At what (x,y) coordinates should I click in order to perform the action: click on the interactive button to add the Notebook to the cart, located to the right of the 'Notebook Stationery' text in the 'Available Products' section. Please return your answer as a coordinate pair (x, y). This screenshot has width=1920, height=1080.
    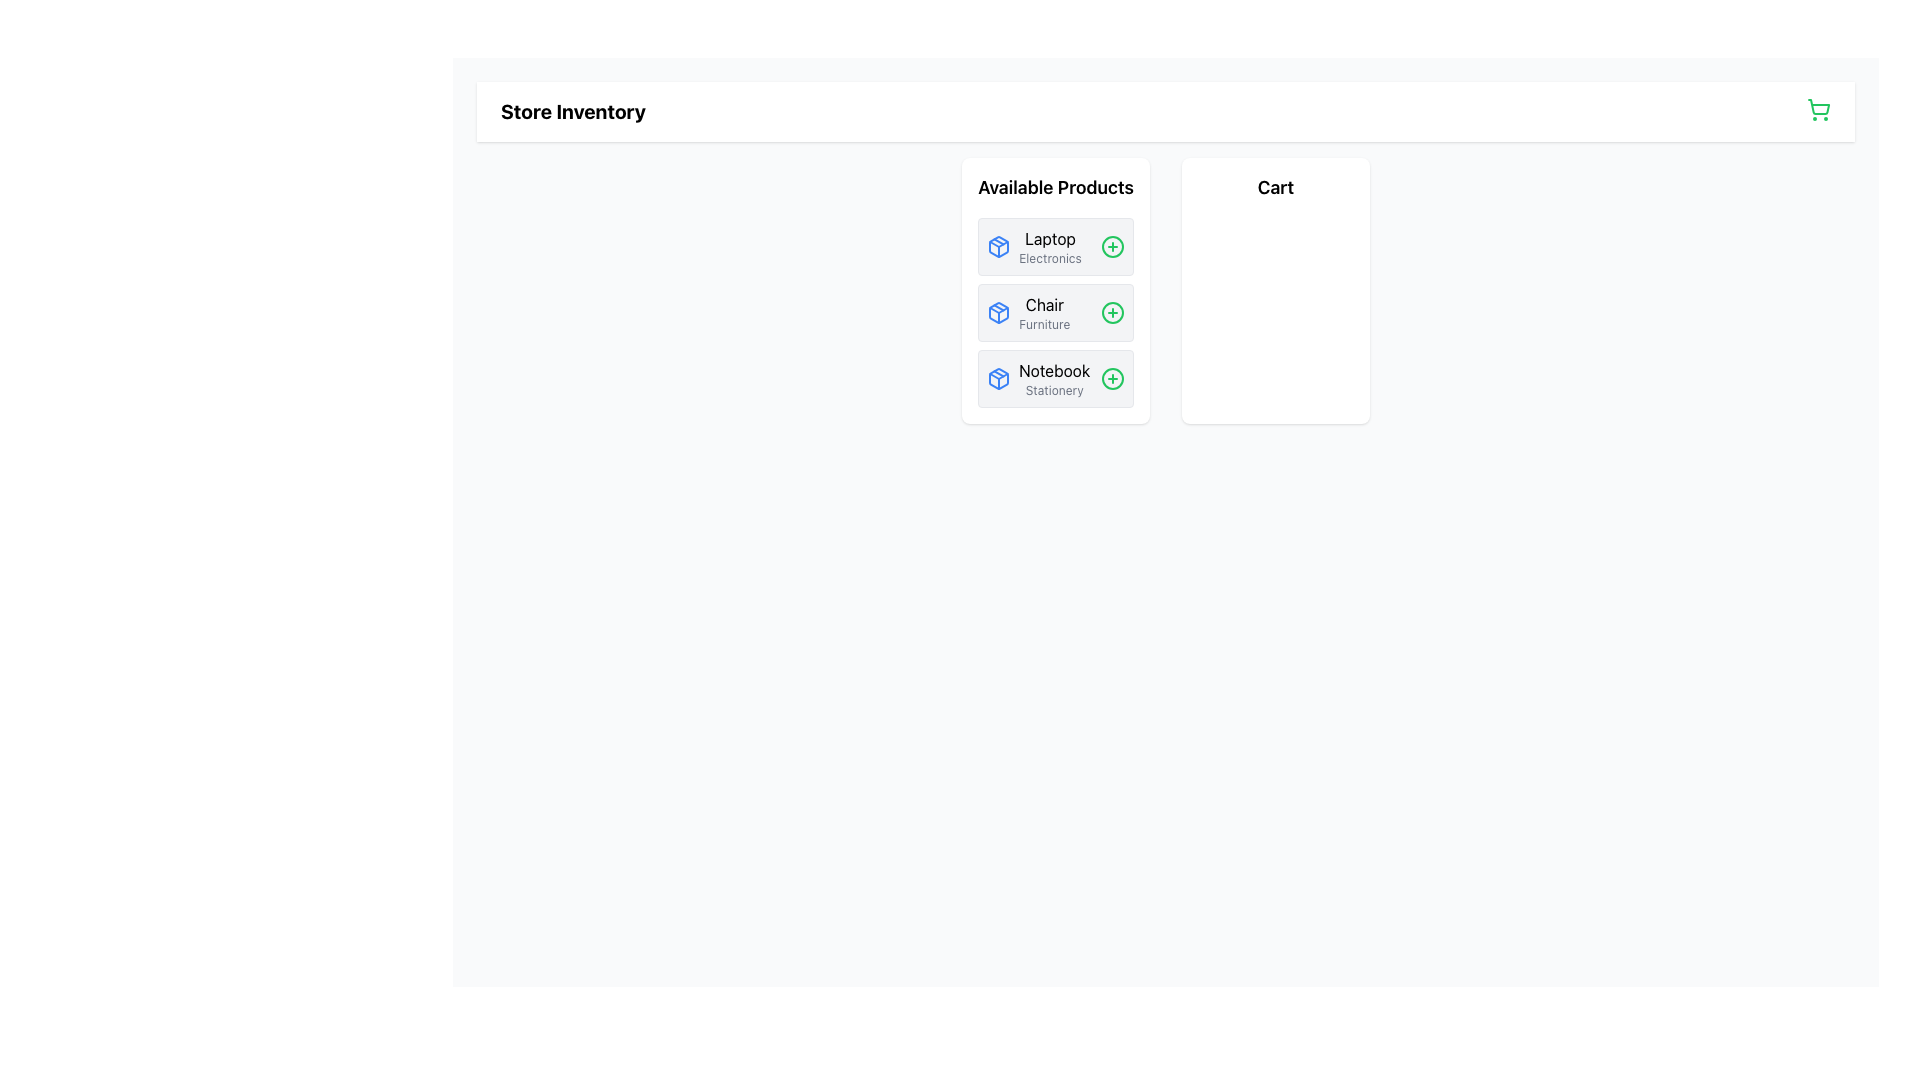
    Looking at the image, I should click on (1112, 378).